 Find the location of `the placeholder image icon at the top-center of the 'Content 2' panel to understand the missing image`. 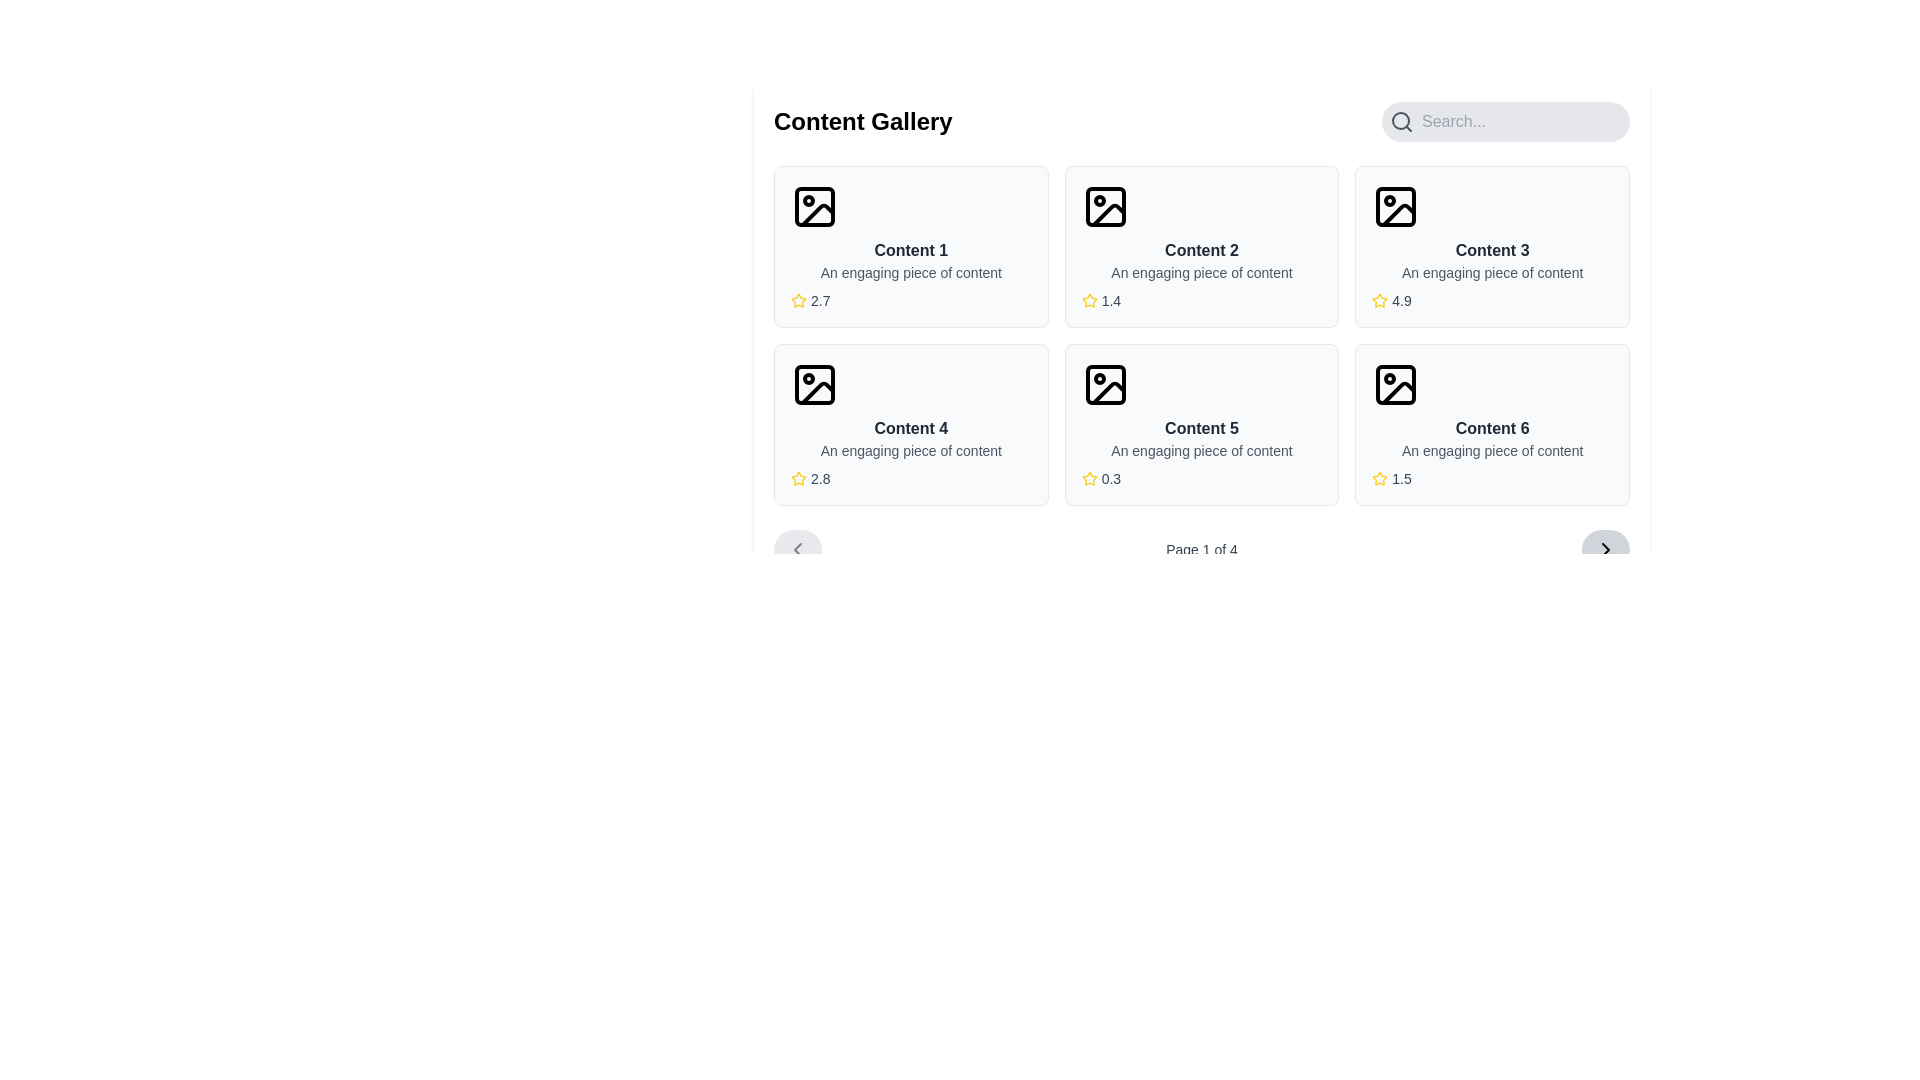

the placeholder image icon at the top-center of the 'Content 2' panel to understand the missing image is located at coordinates (1104, 207).